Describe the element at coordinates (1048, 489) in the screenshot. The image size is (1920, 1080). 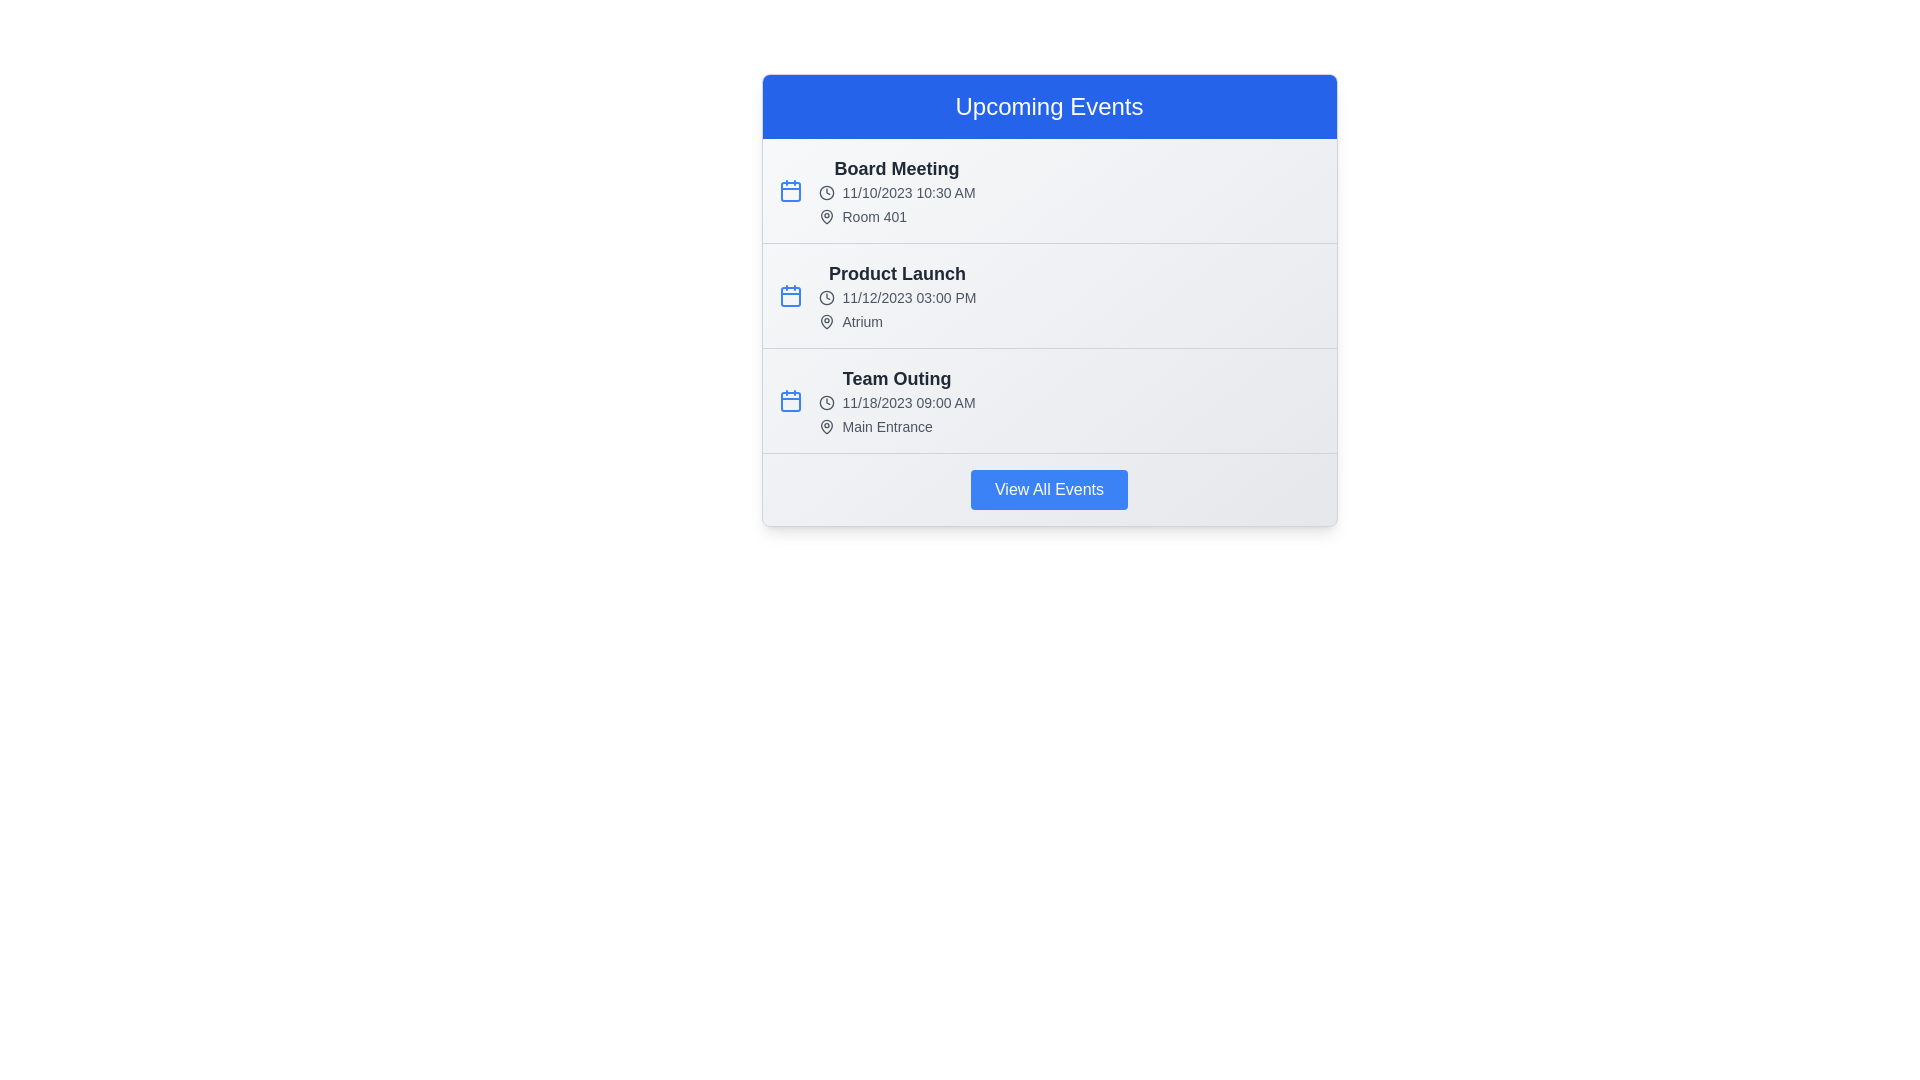
I see `the 'View All Events' button located at the bottom center of the 'Upcoming Events' card` at that location.